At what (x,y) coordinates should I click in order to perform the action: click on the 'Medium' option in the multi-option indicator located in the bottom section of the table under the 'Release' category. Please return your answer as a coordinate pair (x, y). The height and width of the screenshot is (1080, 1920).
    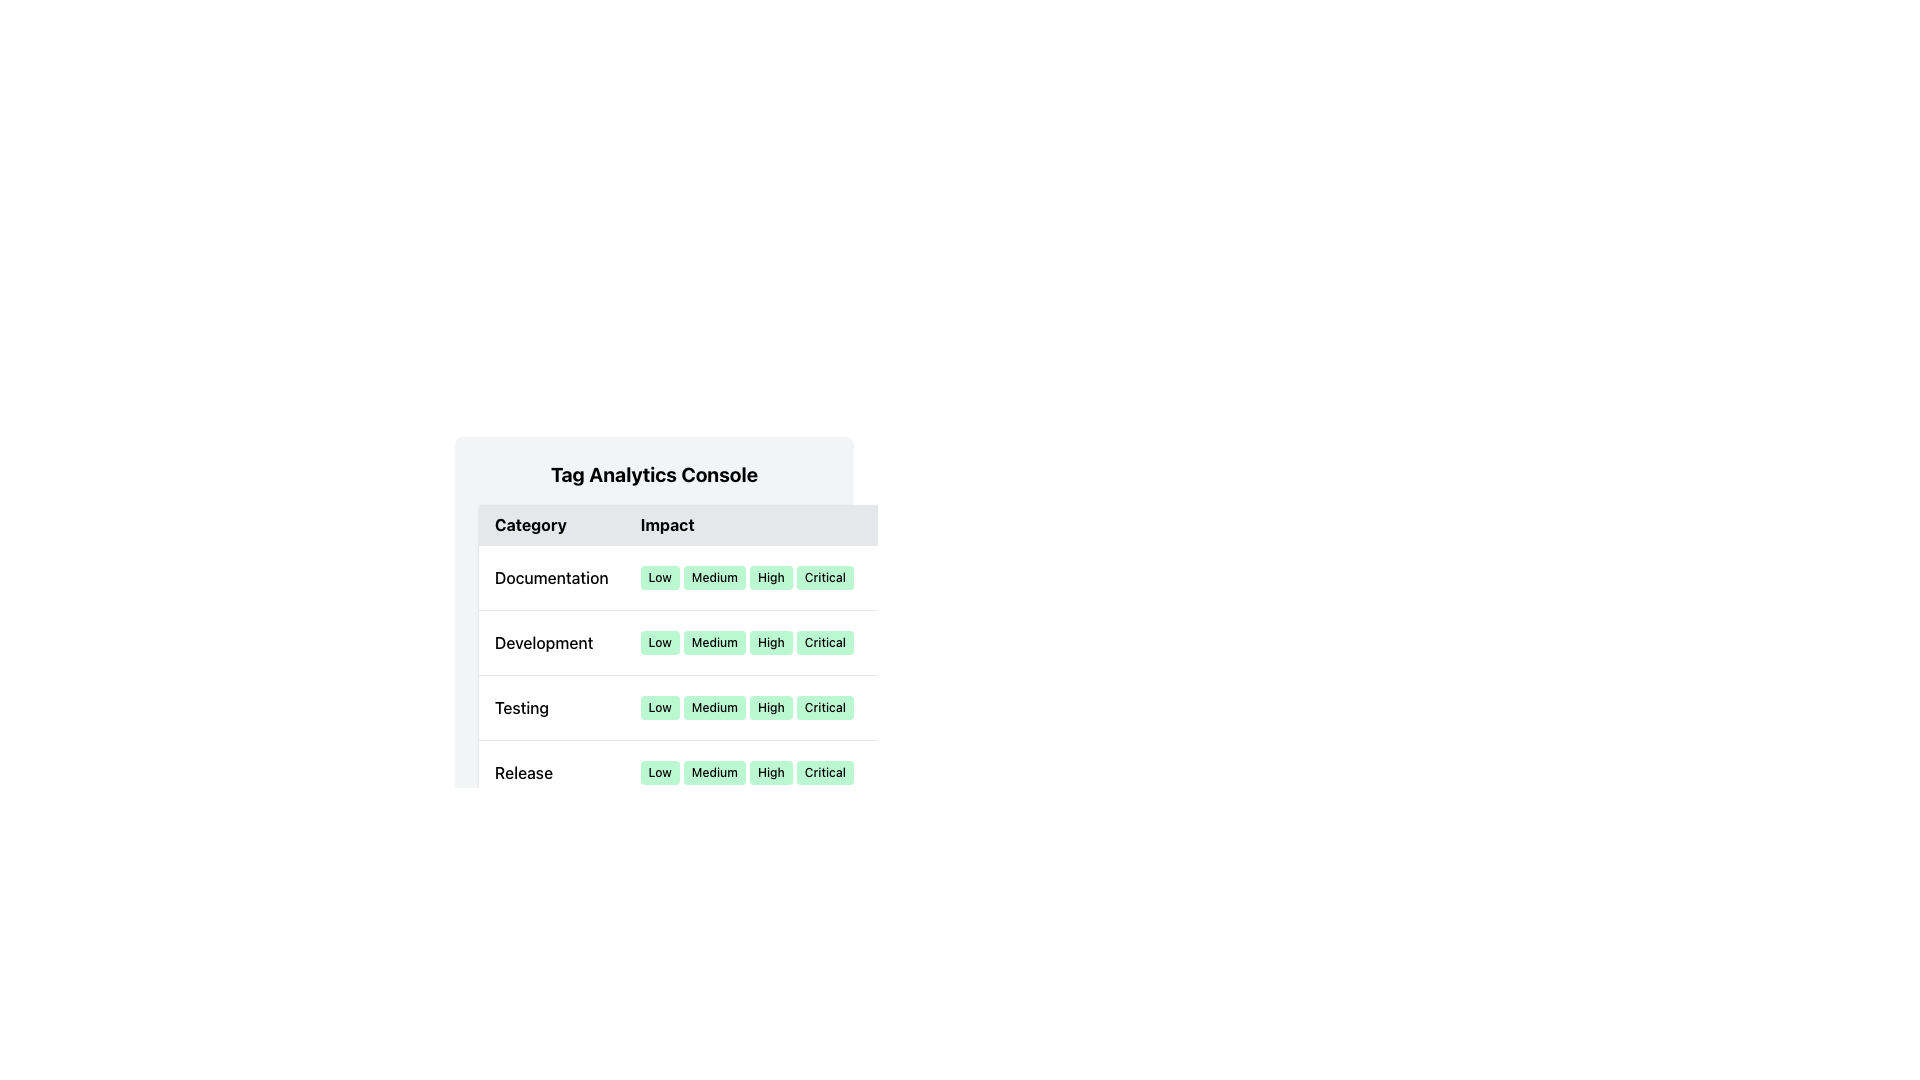
    Looking at the image, I should click on (719, 771).